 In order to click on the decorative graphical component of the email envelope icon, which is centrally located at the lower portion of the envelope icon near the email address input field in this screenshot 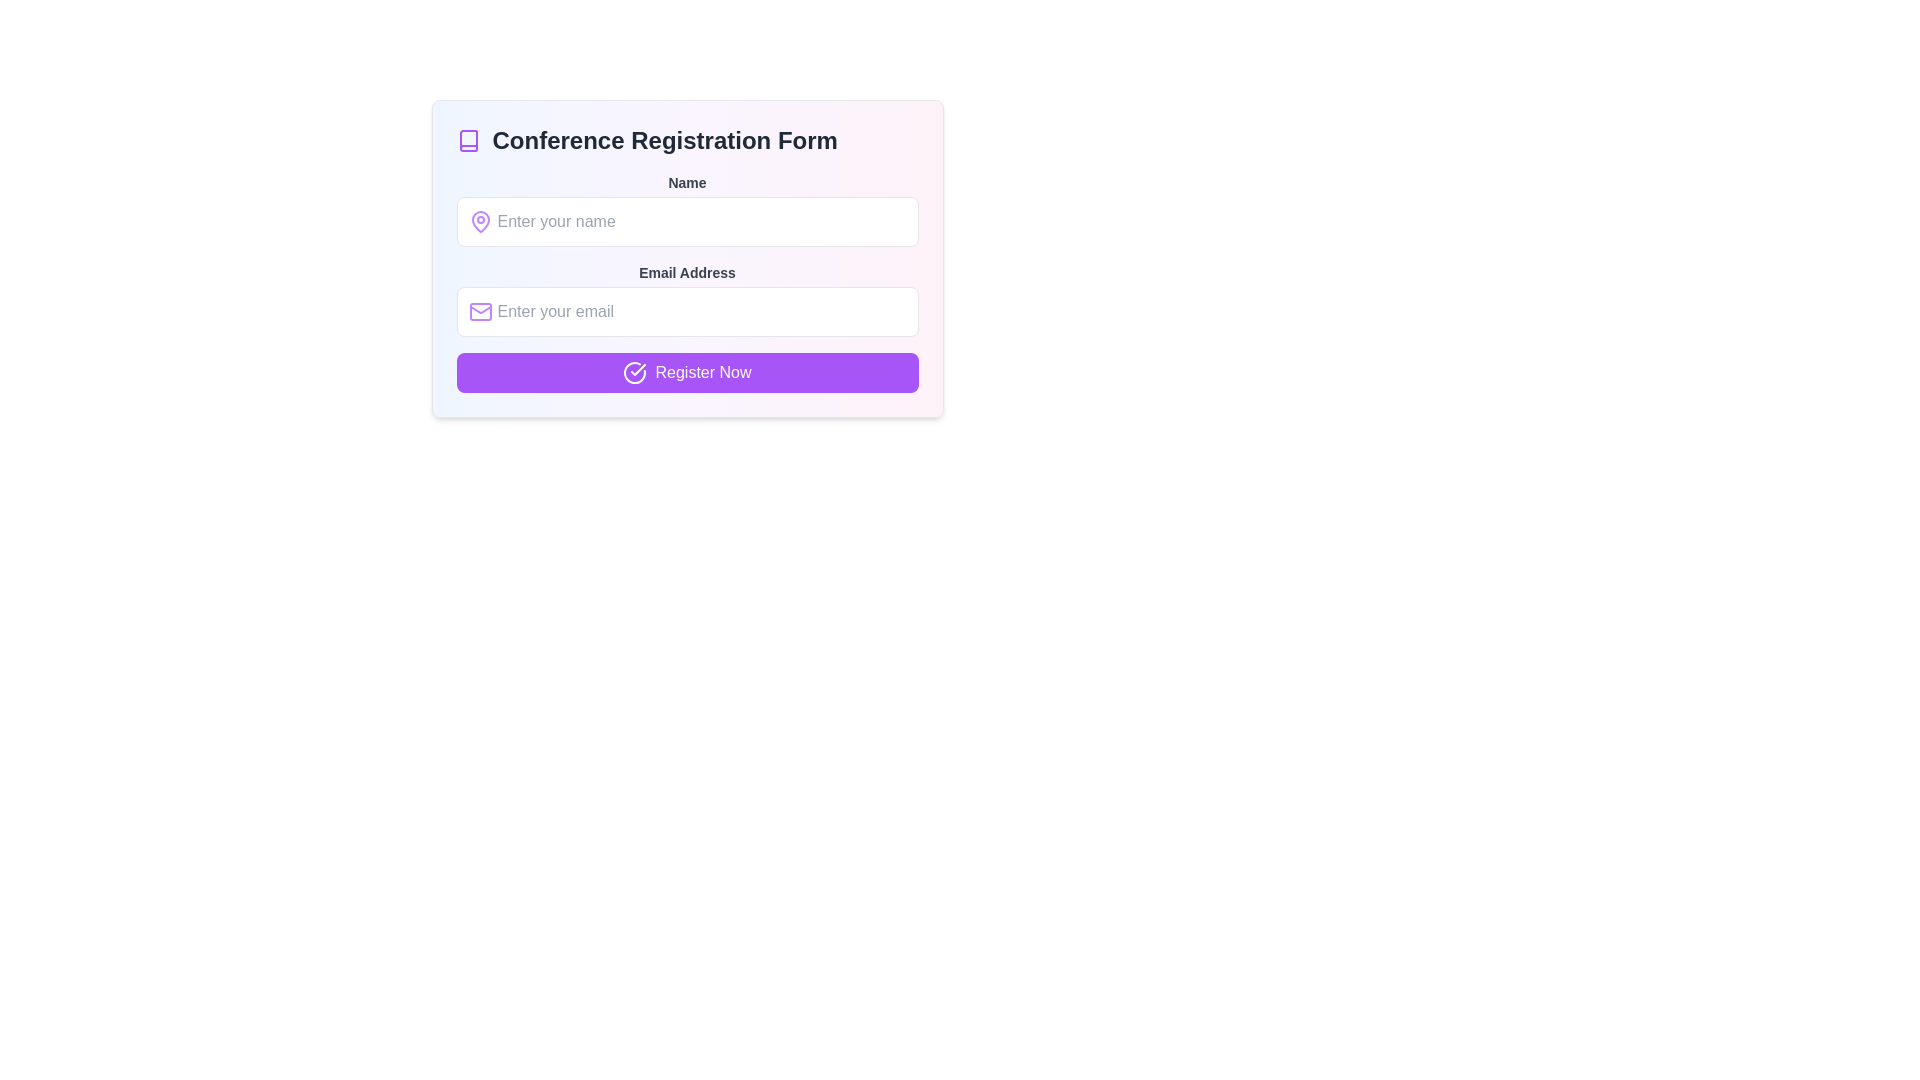, I will do `click(480, 309)`.